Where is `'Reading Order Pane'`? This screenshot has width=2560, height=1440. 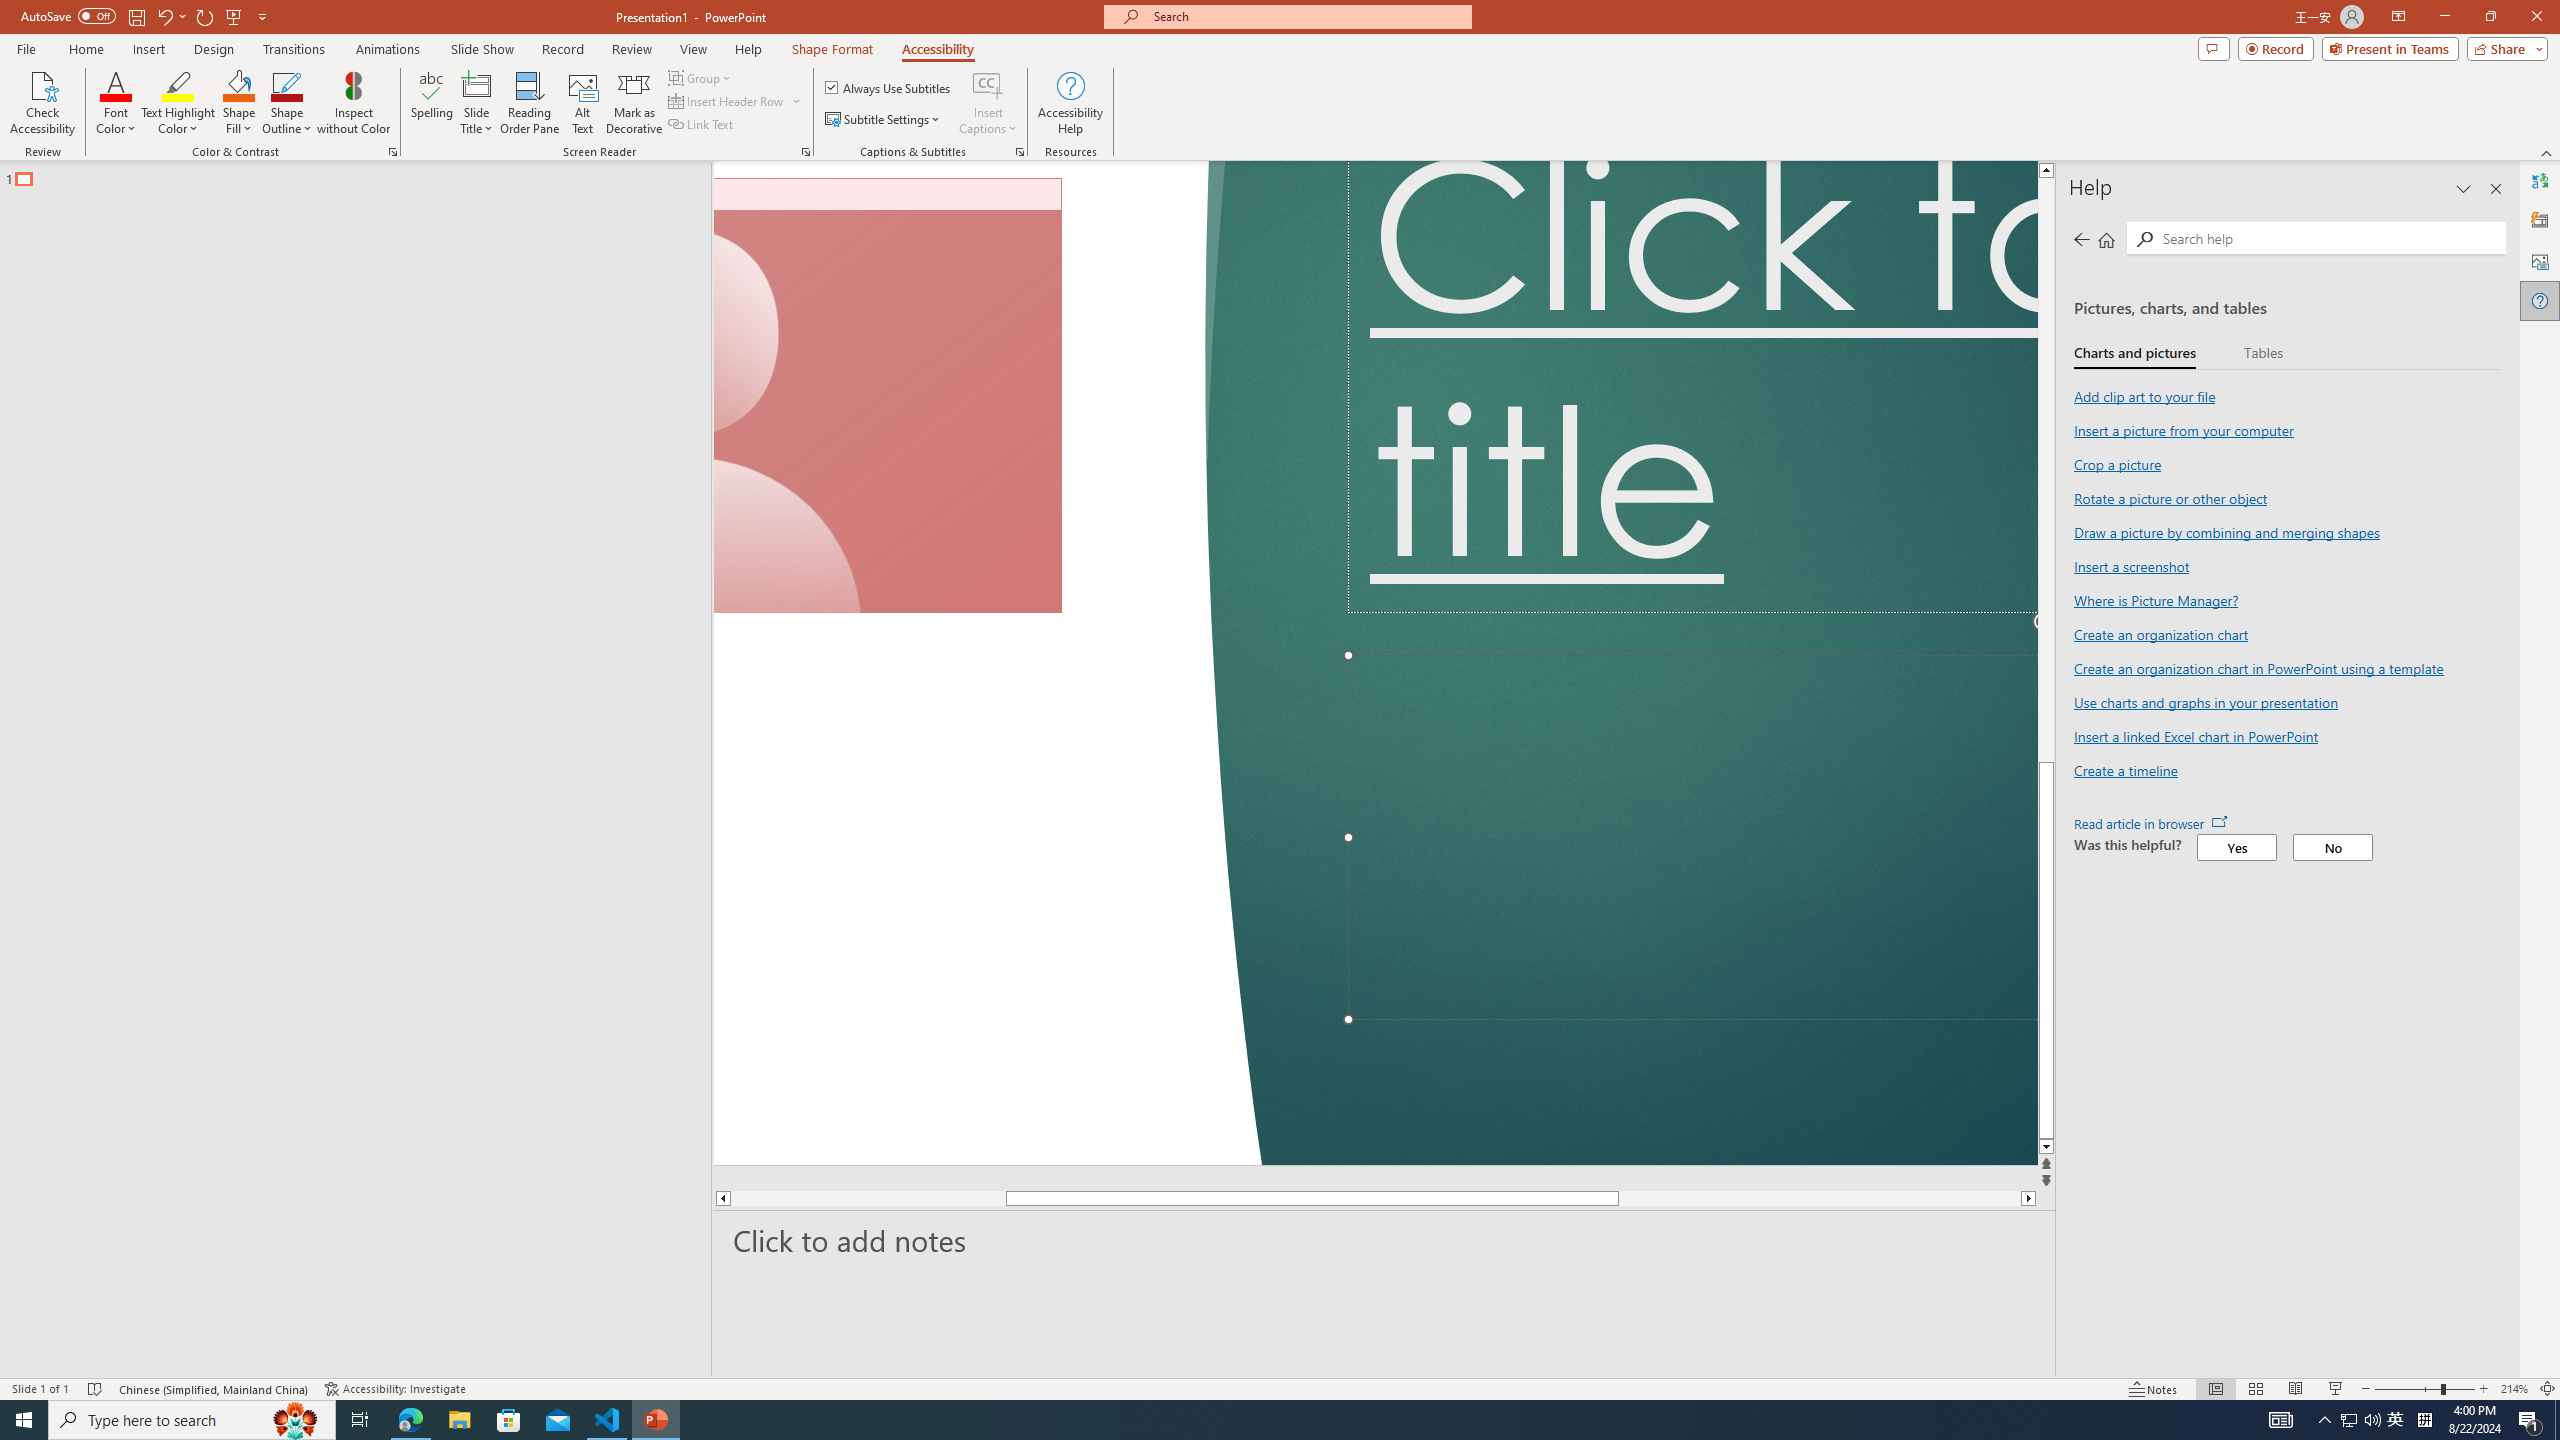
'Reading Order Pane' is located at coordinates (530, 103).